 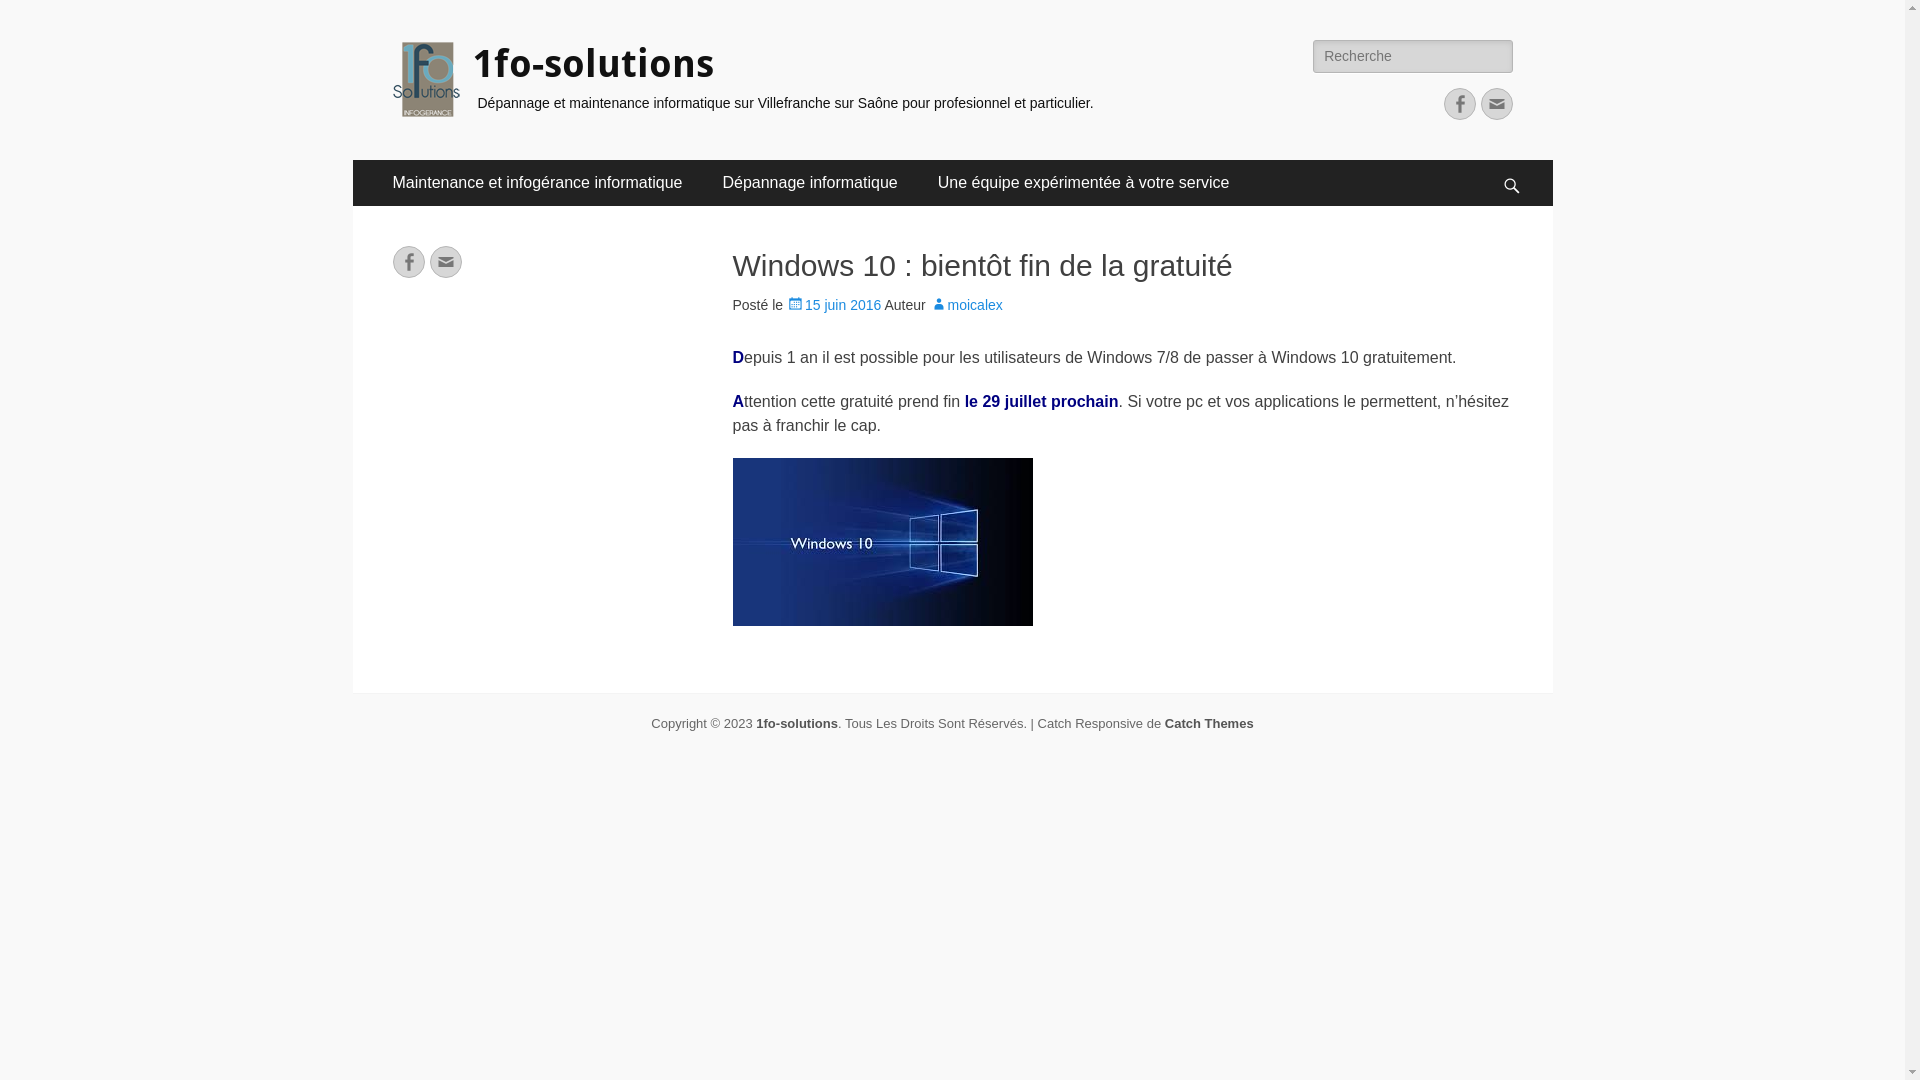 What do you see at coordinates (795, 723) in the screenshot?
I see `'1fo-solutions'` at bounding box center [795, 723].